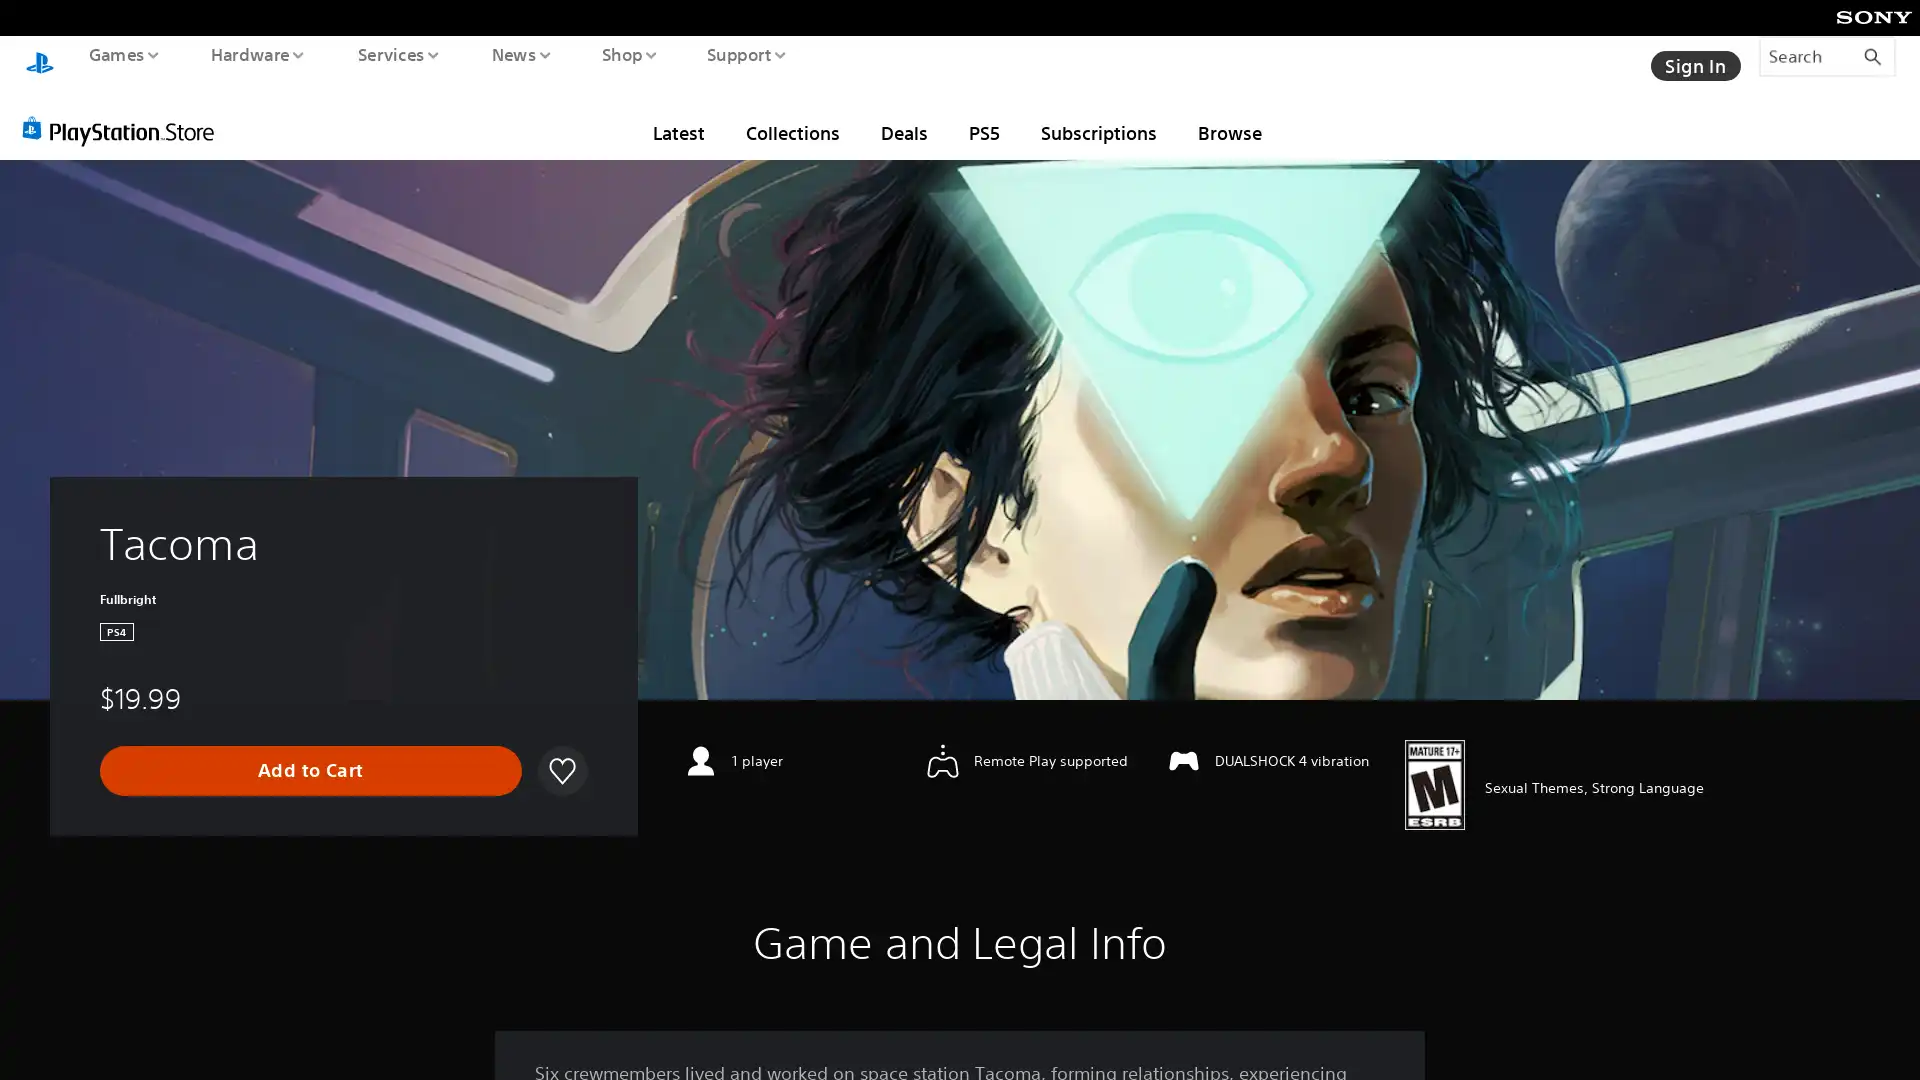 The width and height of the screenshot is (1920, 1080). Describe the element at coordinates (1693, 55) in the screenshot. I see `Sign In` at that location.